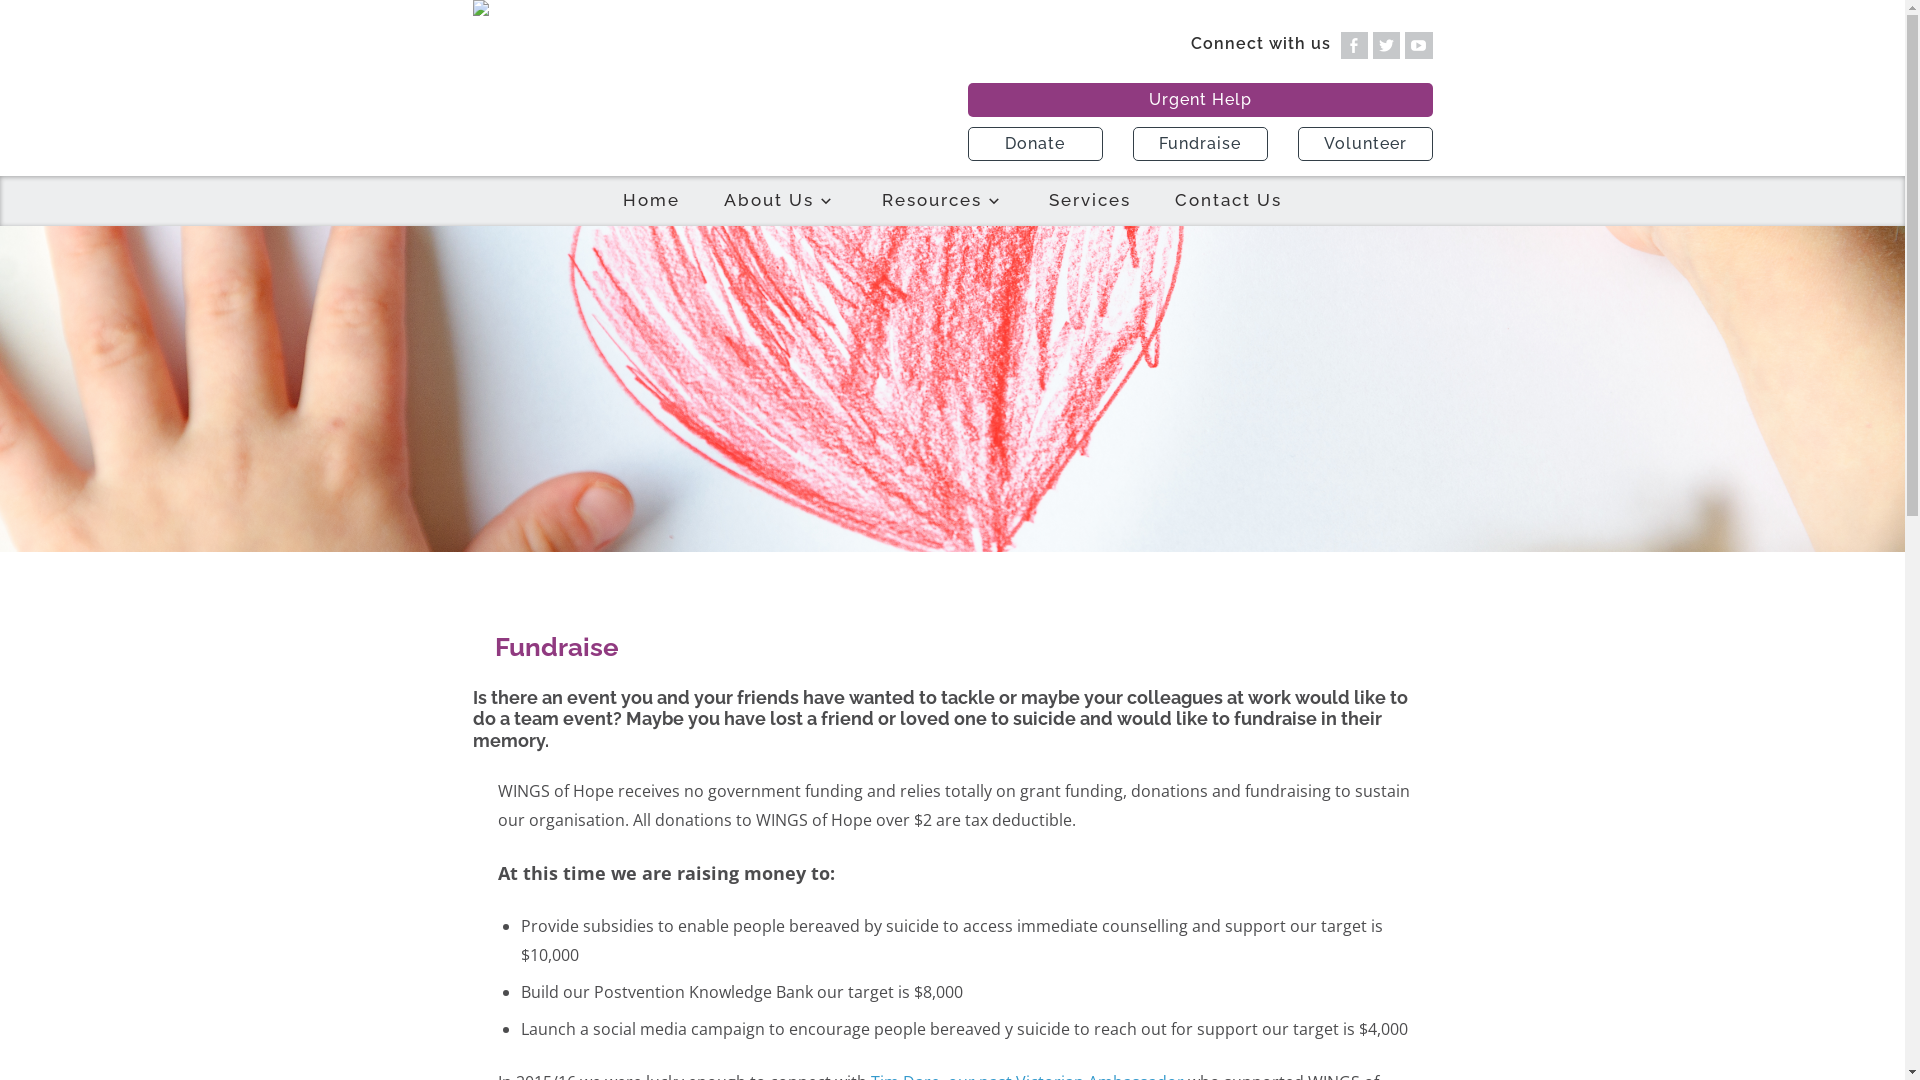  I want to click on 'Volunteer', so click(1364, 142).